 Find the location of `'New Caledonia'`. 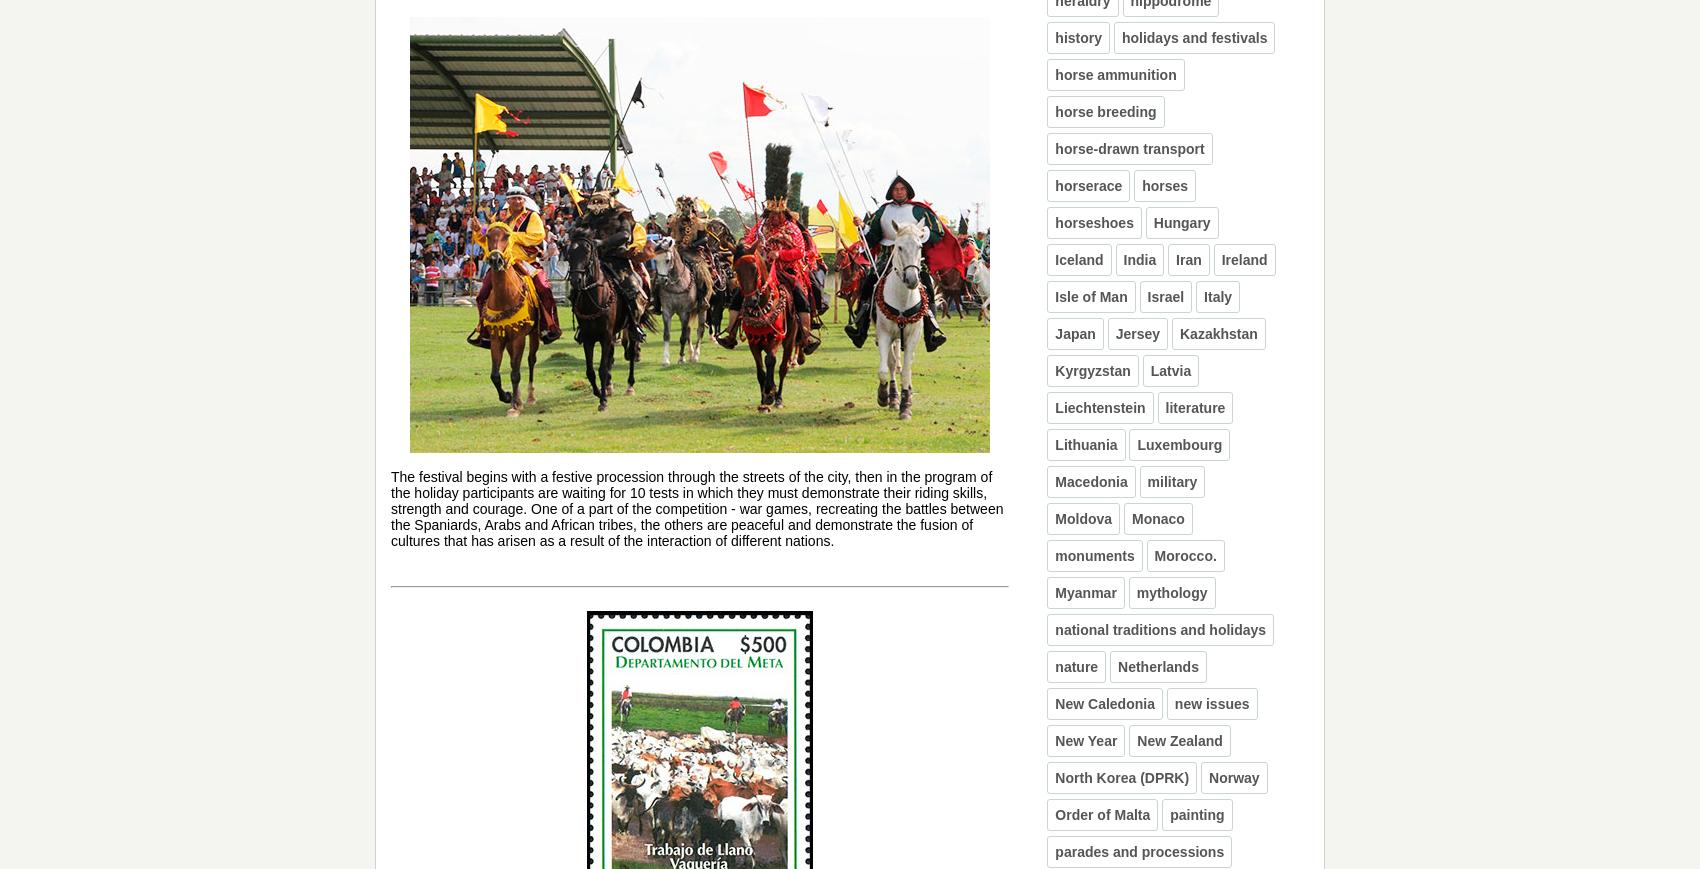

'New Caledonia' is located at coordinates (1104, 703).